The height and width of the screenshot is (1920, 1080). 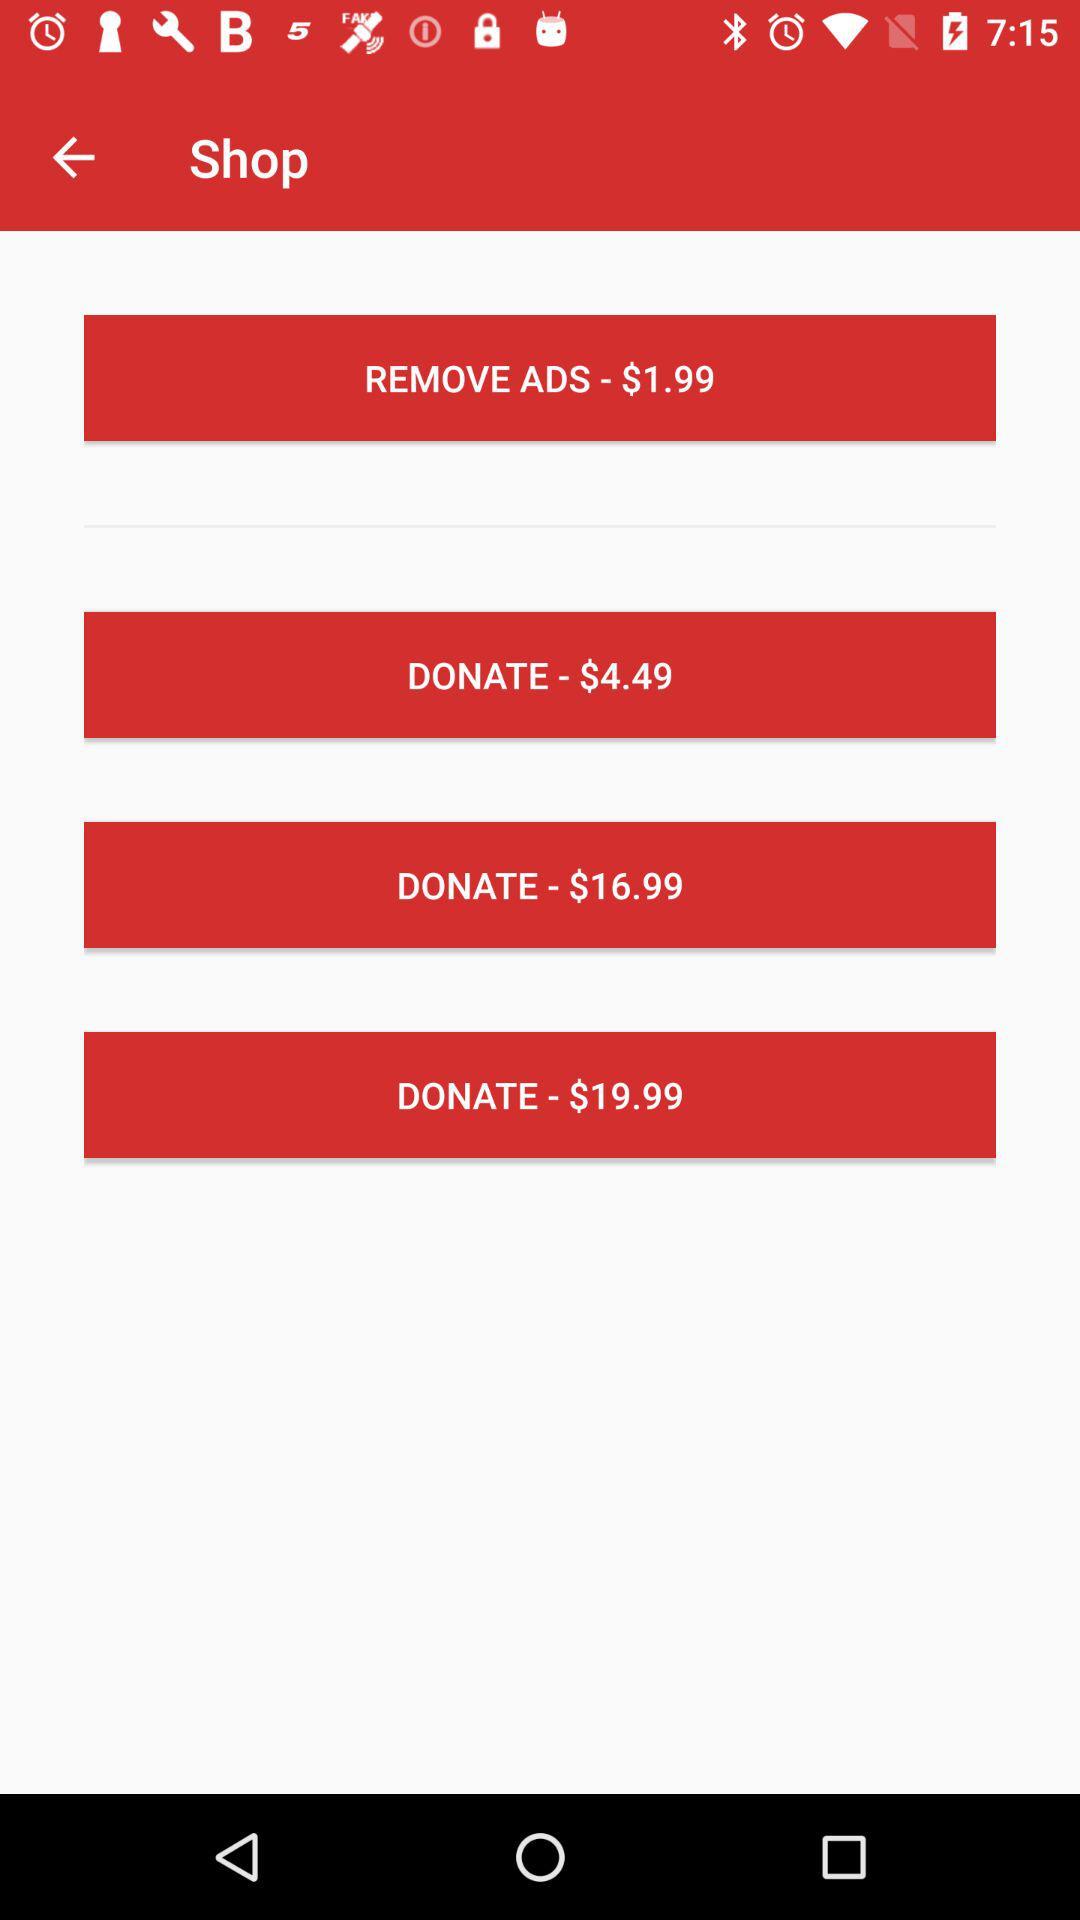 I want to click on the item to the left of shop icon, so click(x=72, y=156).